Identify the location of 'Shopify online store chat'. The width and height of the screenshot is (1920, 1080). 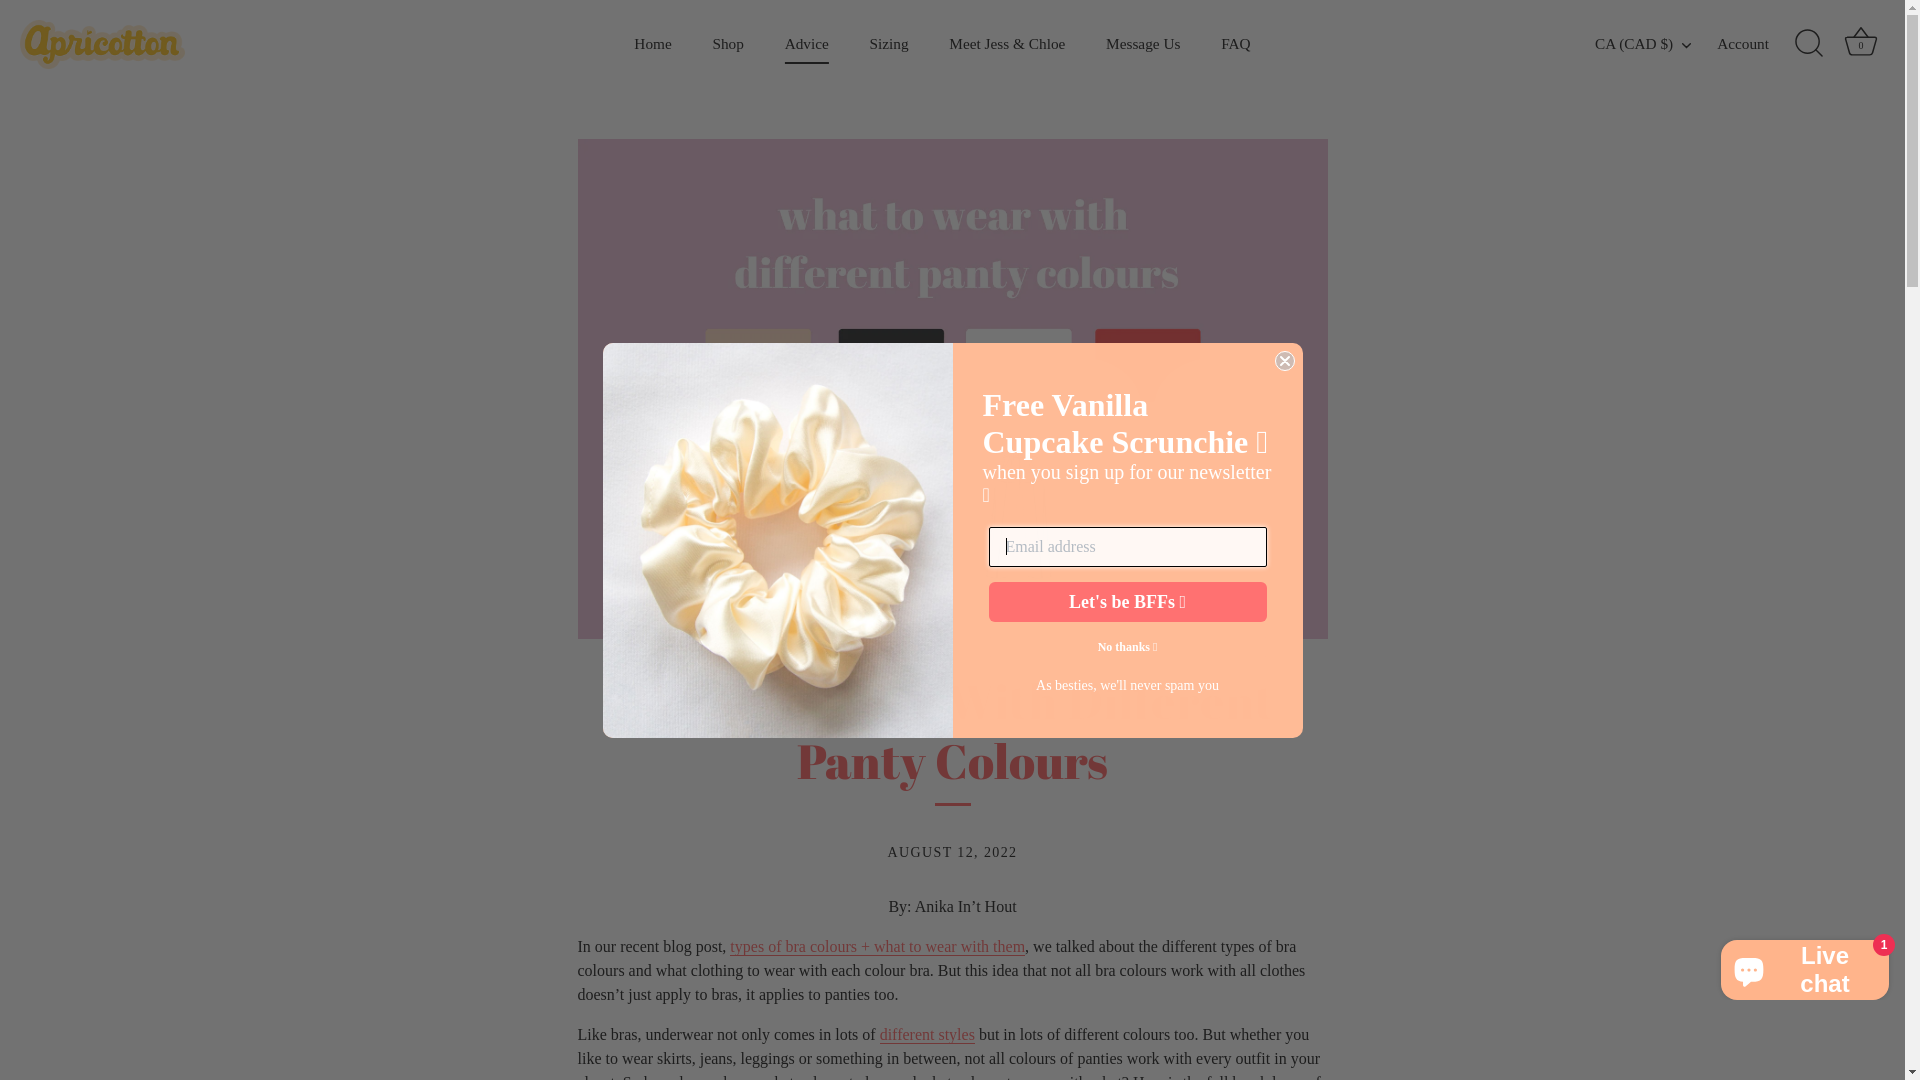
(1713, 964).